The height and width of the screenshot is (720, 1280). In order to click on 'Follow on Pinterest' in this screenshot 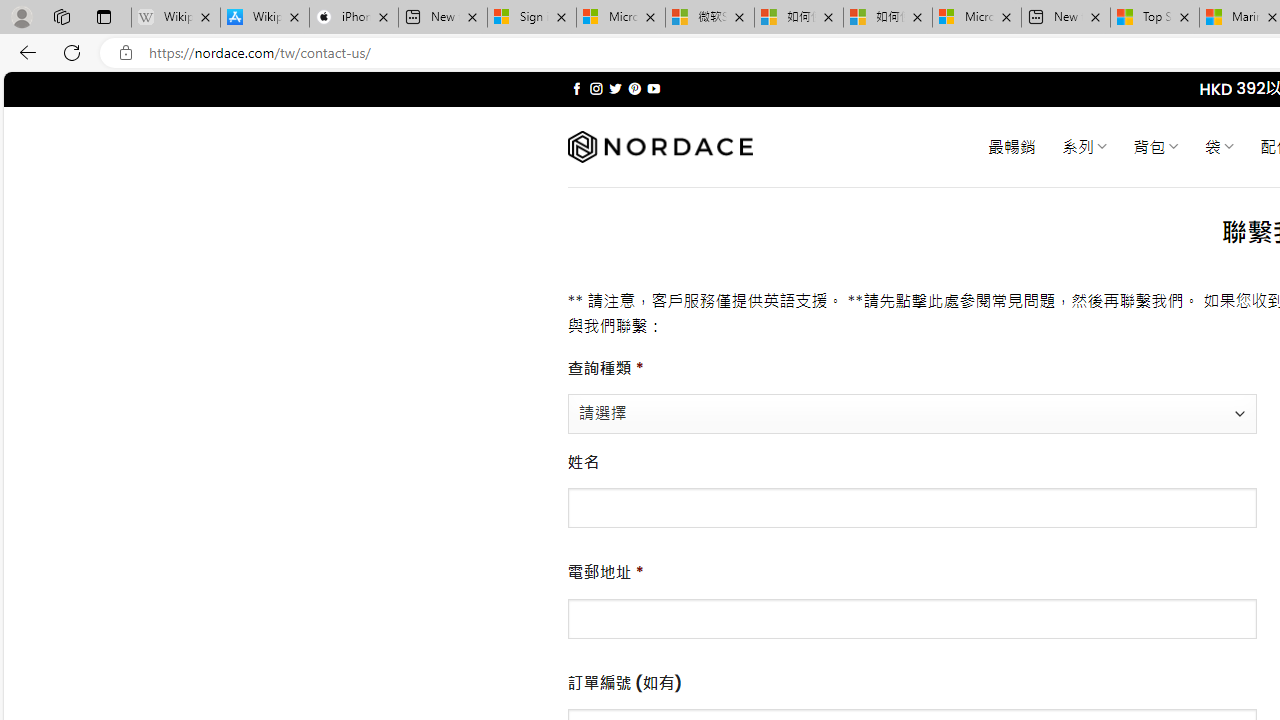, I will do `click(633, 88)`.